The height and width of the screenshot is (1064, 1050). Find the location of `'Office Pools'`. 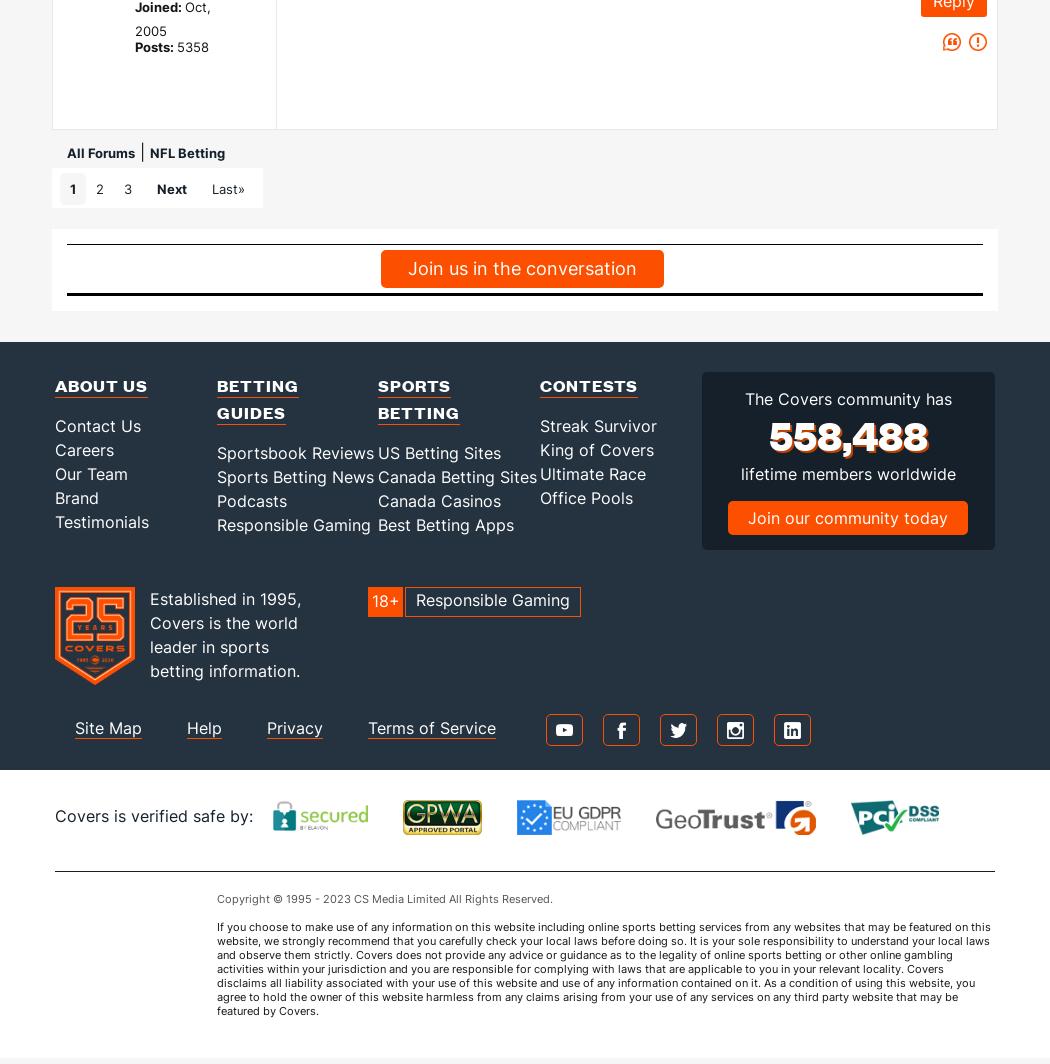

'Office Pools' is located at coordinates (584, 497).